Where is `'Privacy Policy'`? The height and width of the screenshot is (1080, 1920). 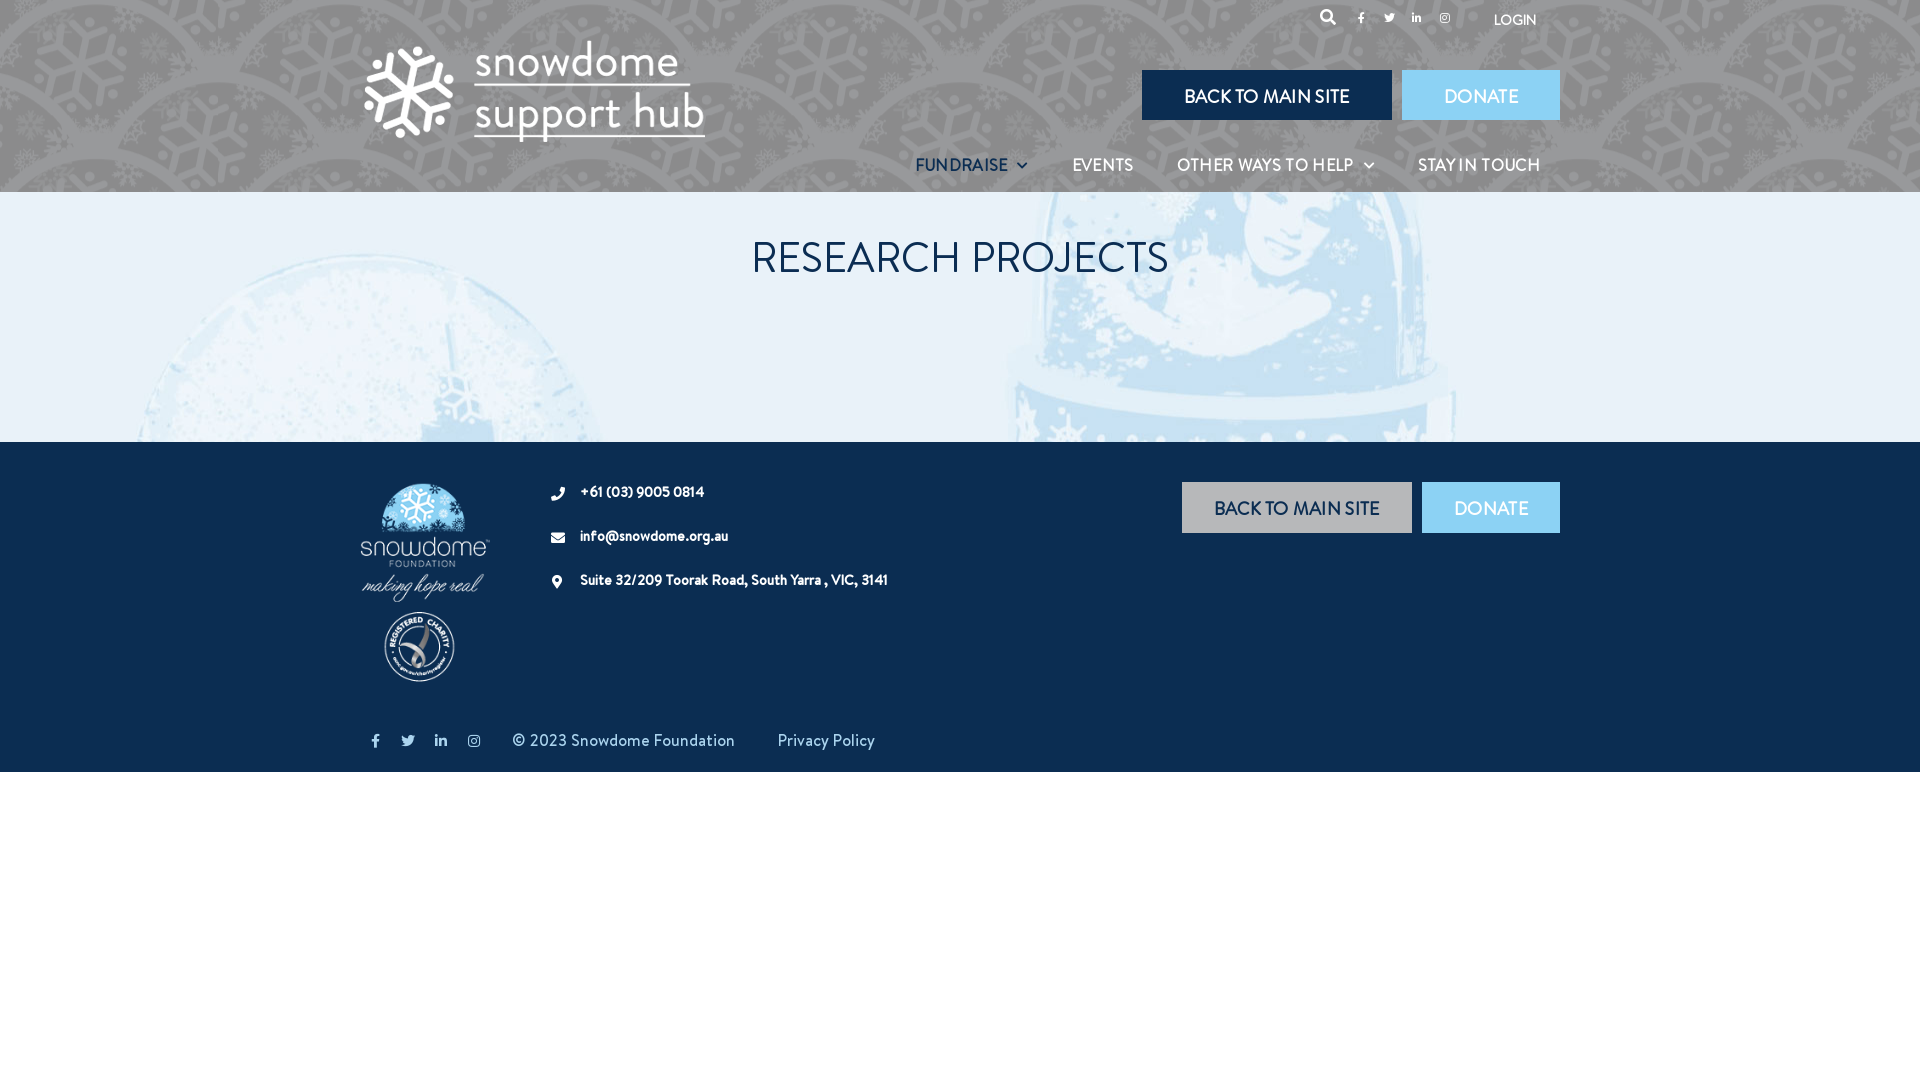
'Privacy Policy' is located at coordinates (826, 740).